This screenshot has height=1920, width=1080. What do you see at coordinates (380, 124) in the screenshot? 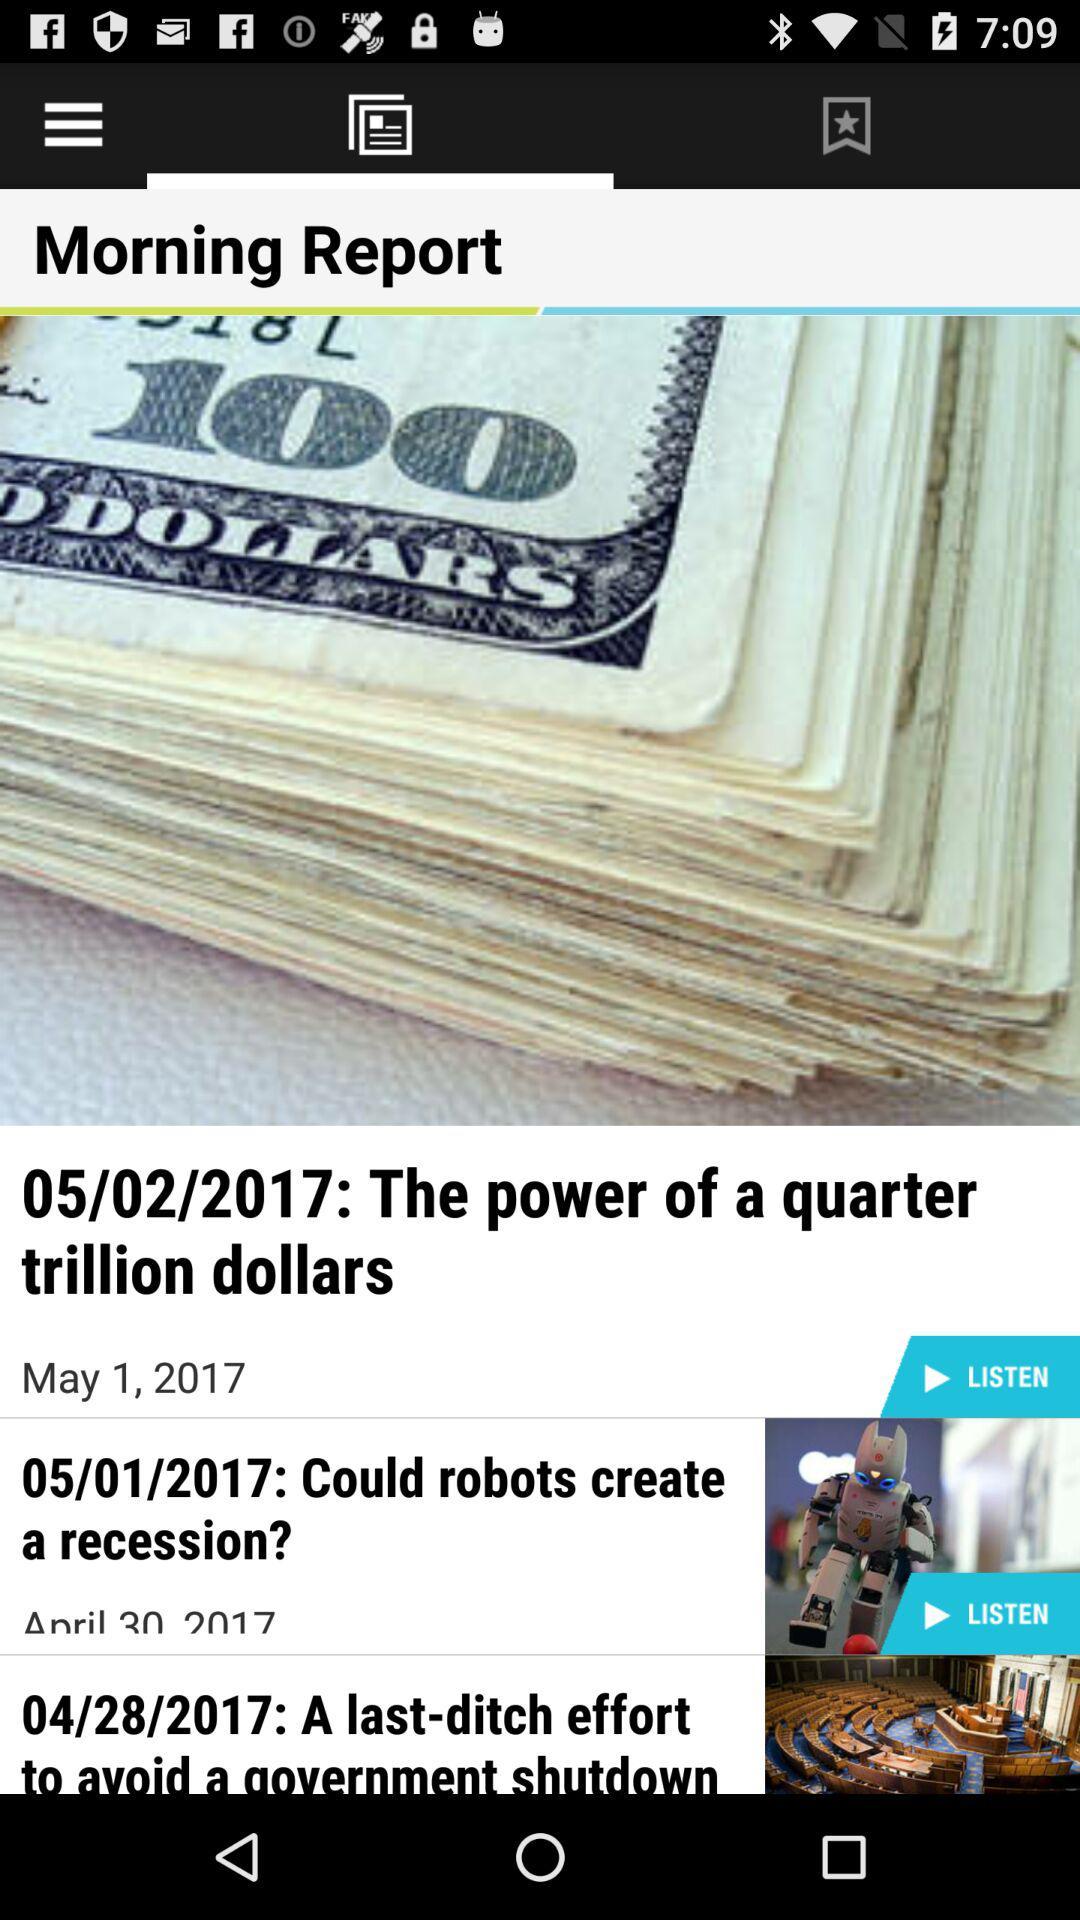
I see `stack windows` at bounding box center [380, 124].